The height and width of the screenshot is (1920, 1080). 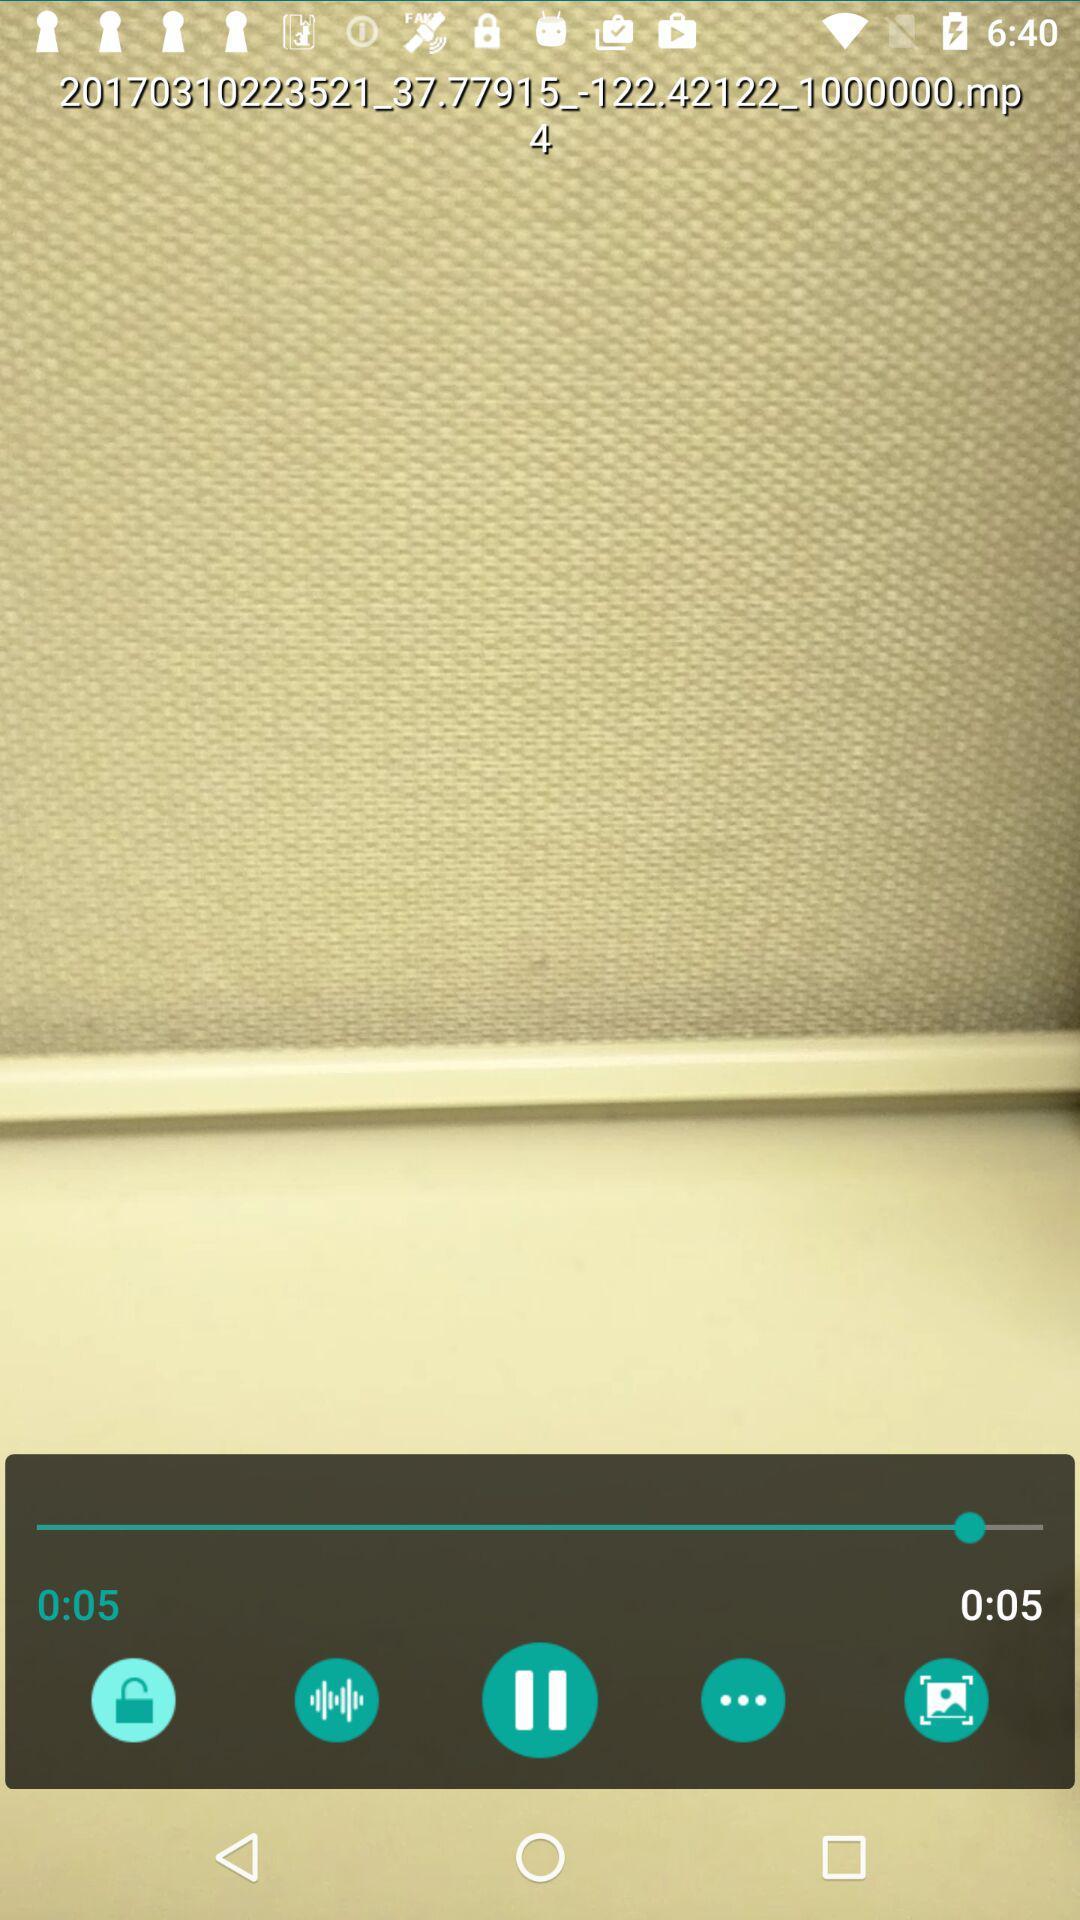 What do you see at coordinates (785, 136) in the screenshot?
I see `the text below the notification bar` at bounding box center [785, 136].